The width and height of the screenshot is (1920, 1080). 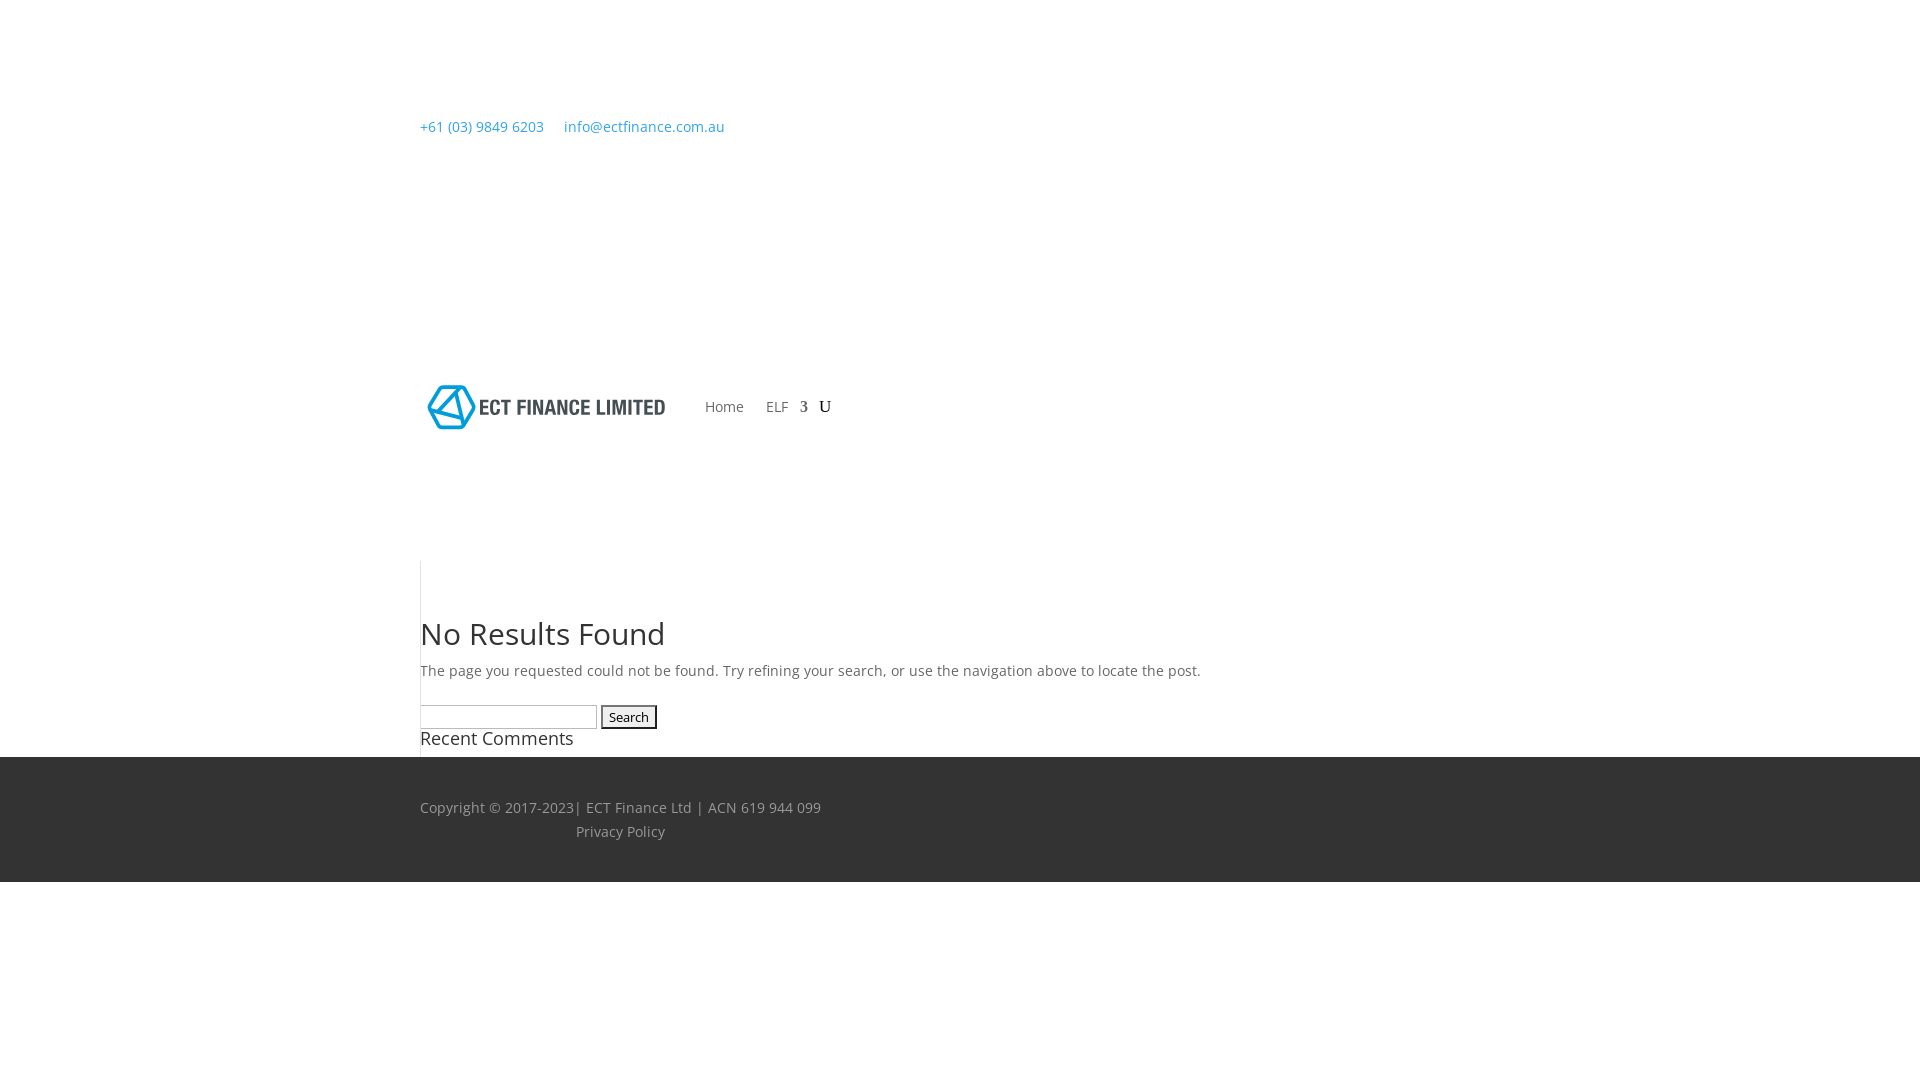 I want to click on 'Home', so click(x=723, y=406).